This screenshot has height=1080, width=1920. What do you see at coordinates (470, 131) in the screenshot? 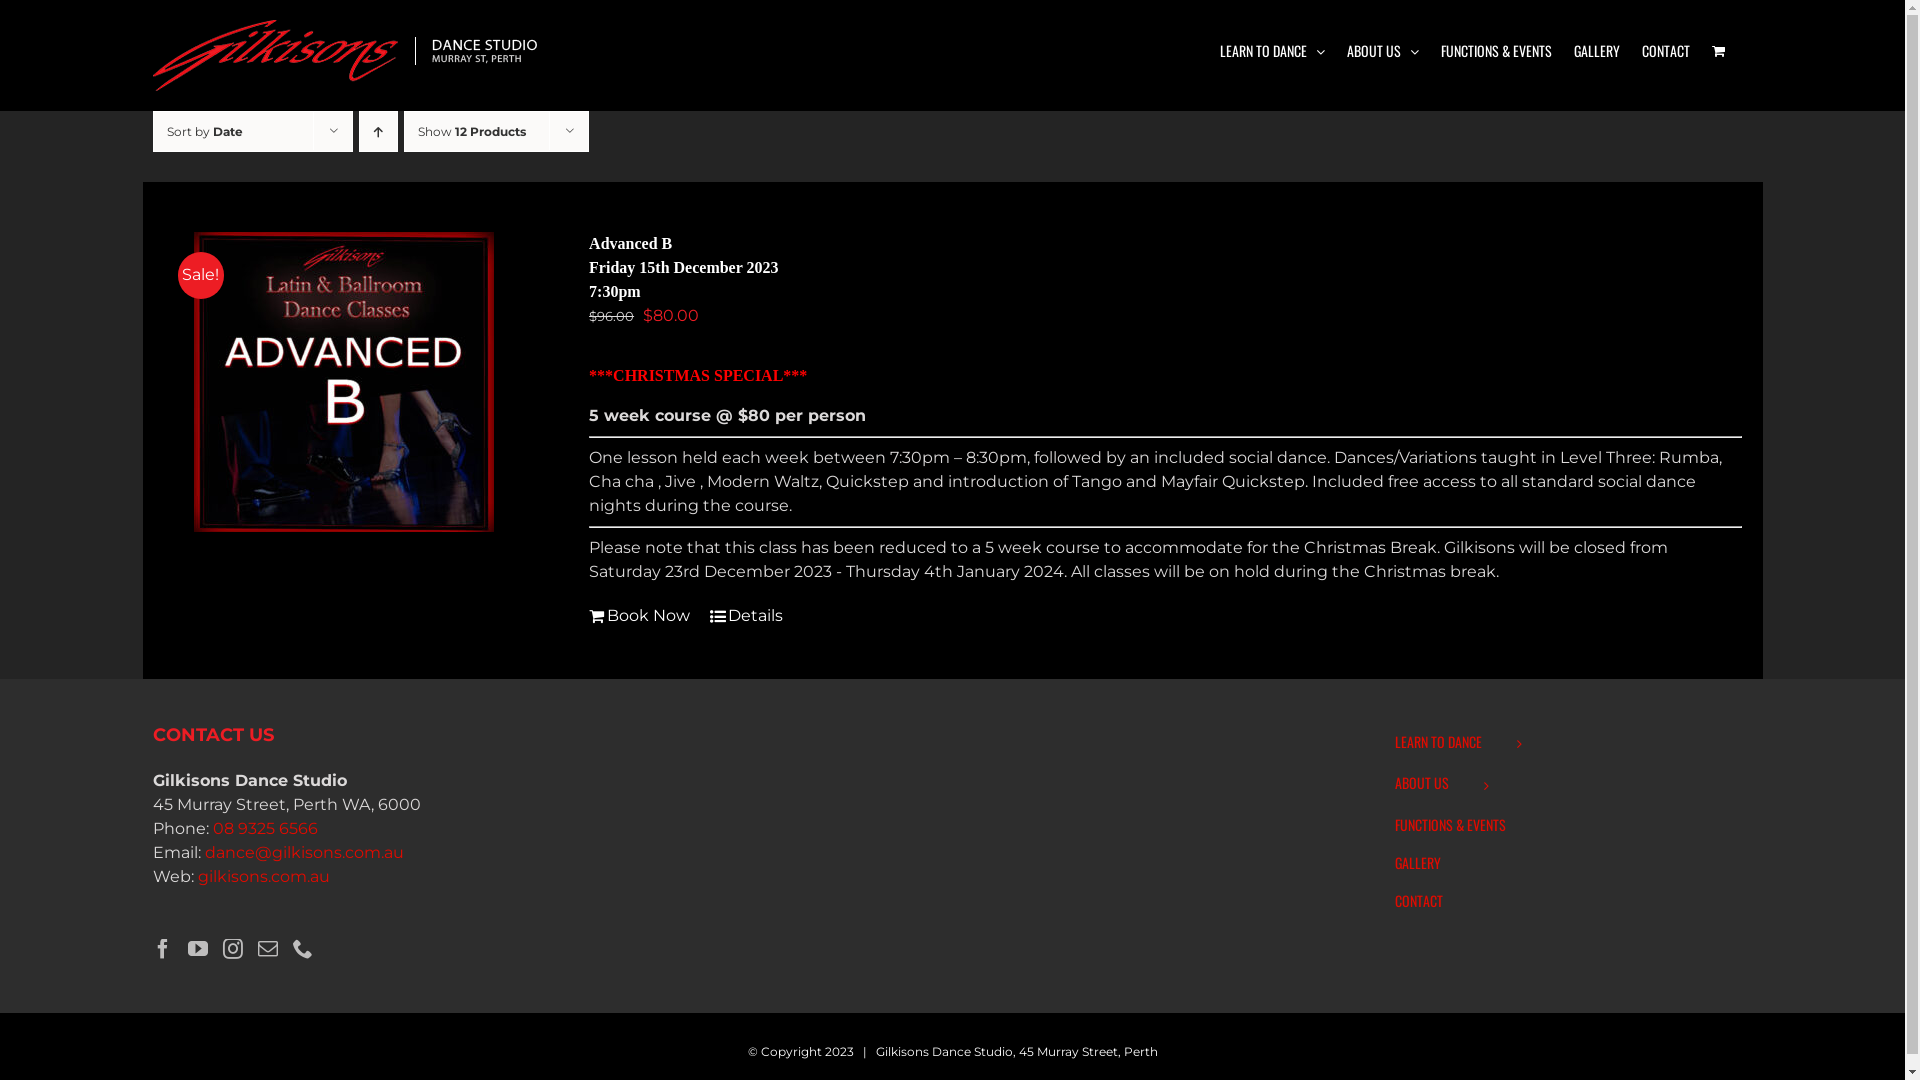
I see `'Show 12 Products'` at bounding box center [470, 131].